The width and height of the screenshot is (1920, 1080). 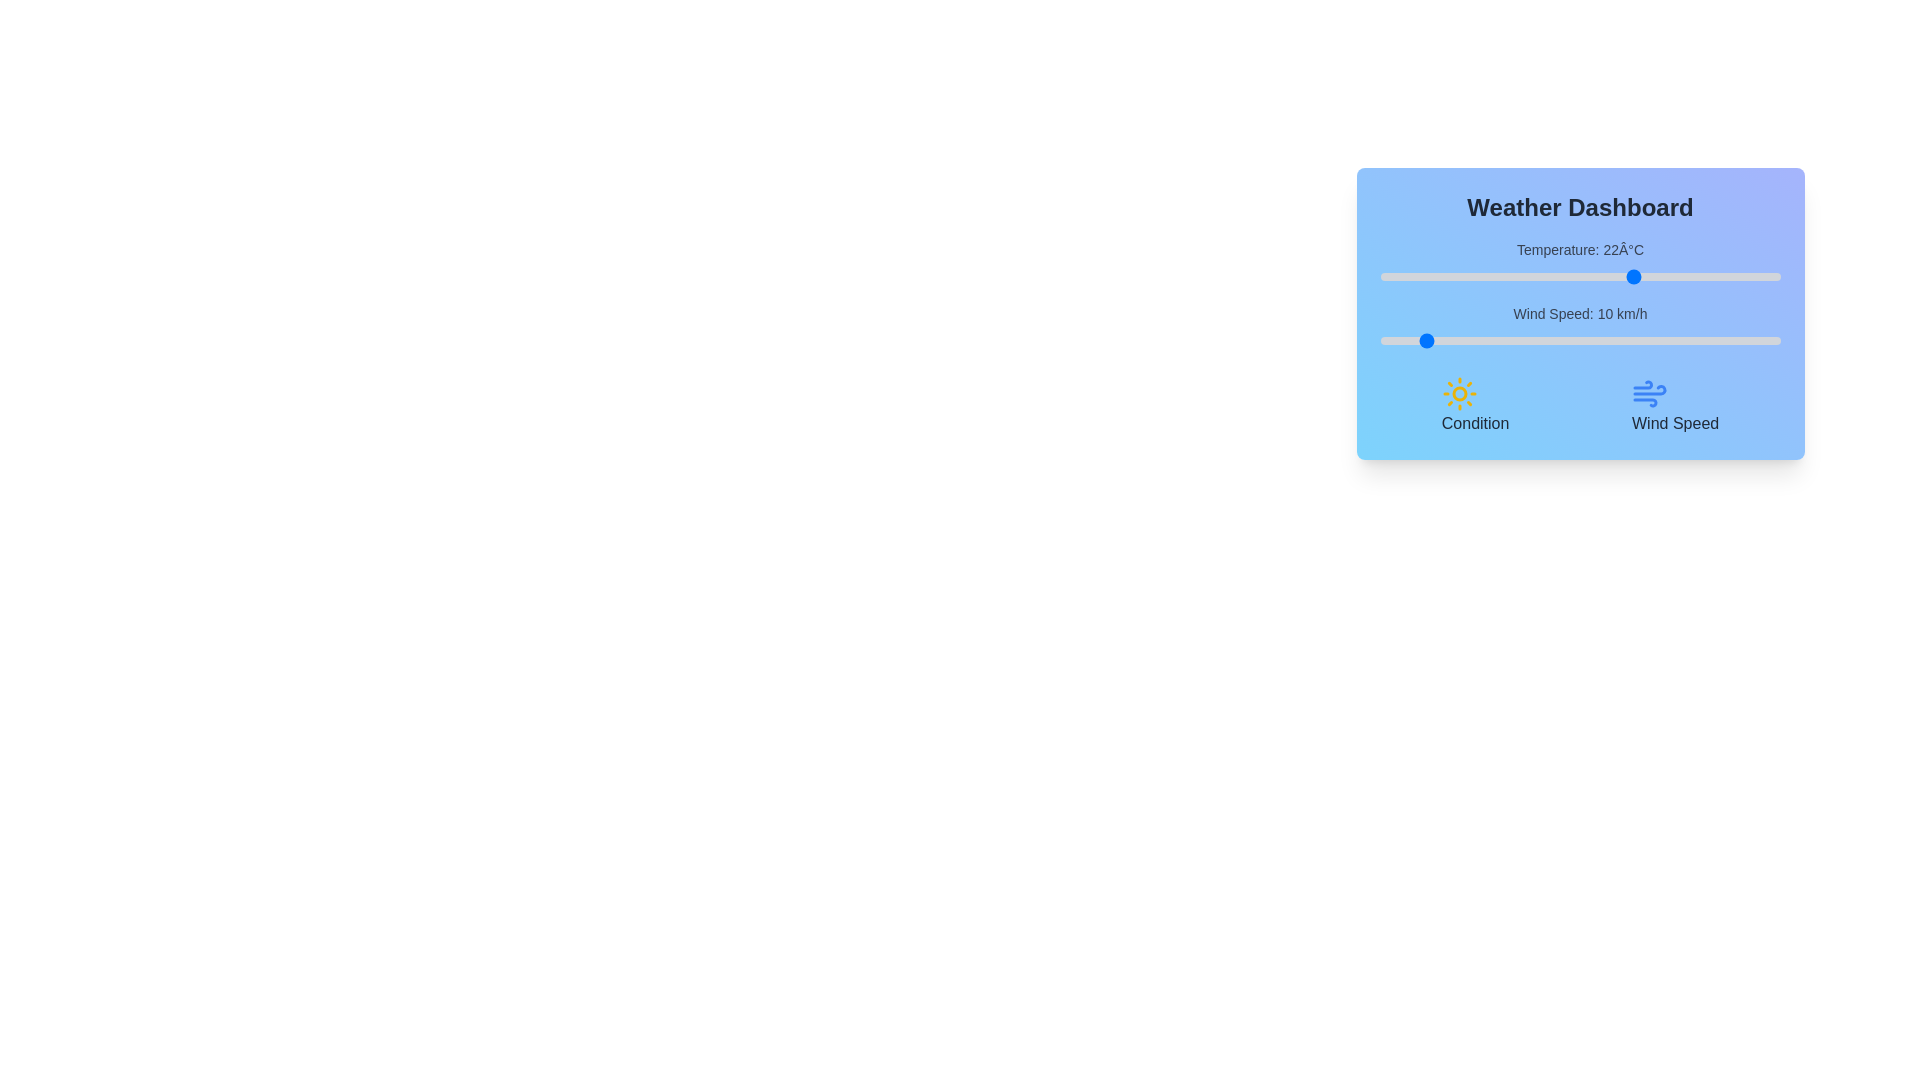 I want to click on the wind speed slider to set the wind speed to 61 km/h, so click(x=1624, y=339).